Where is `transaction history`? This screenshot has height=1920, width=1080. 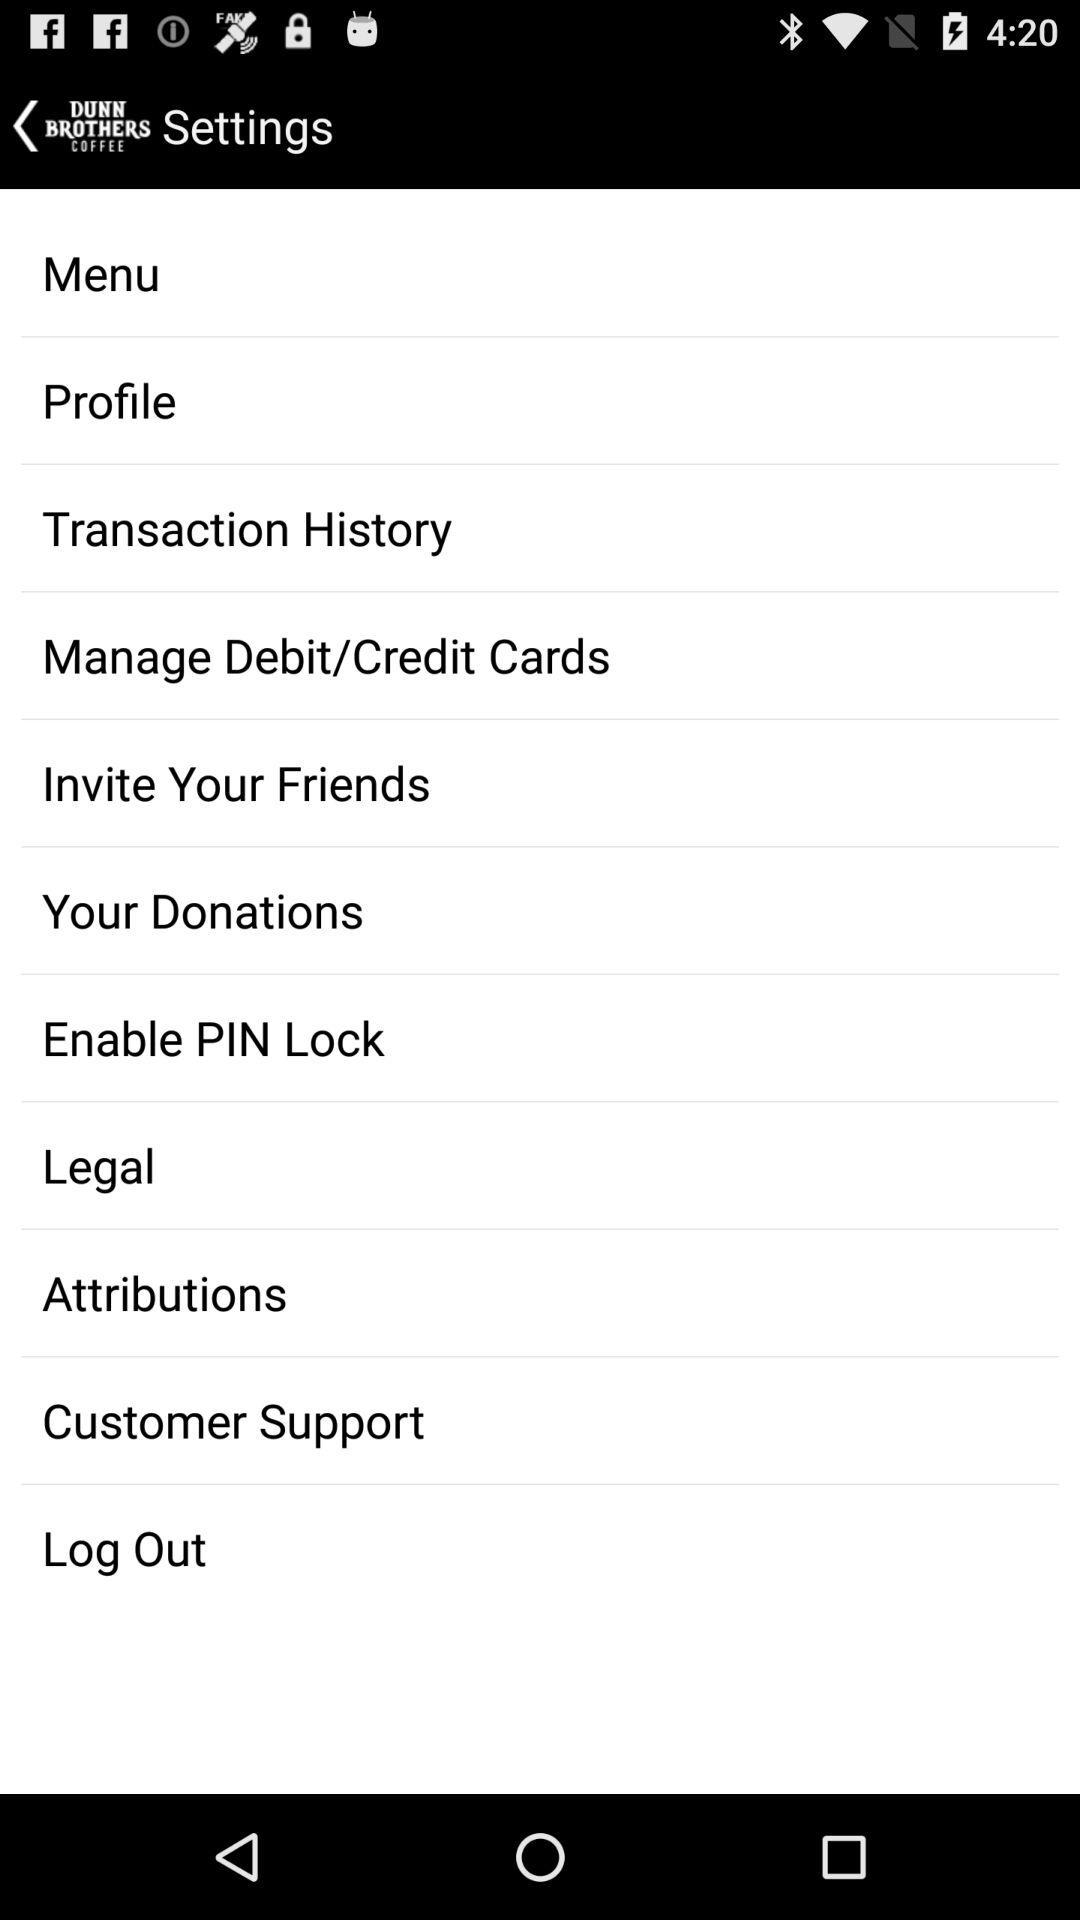 transaction history is located at coordinates (540, 528).